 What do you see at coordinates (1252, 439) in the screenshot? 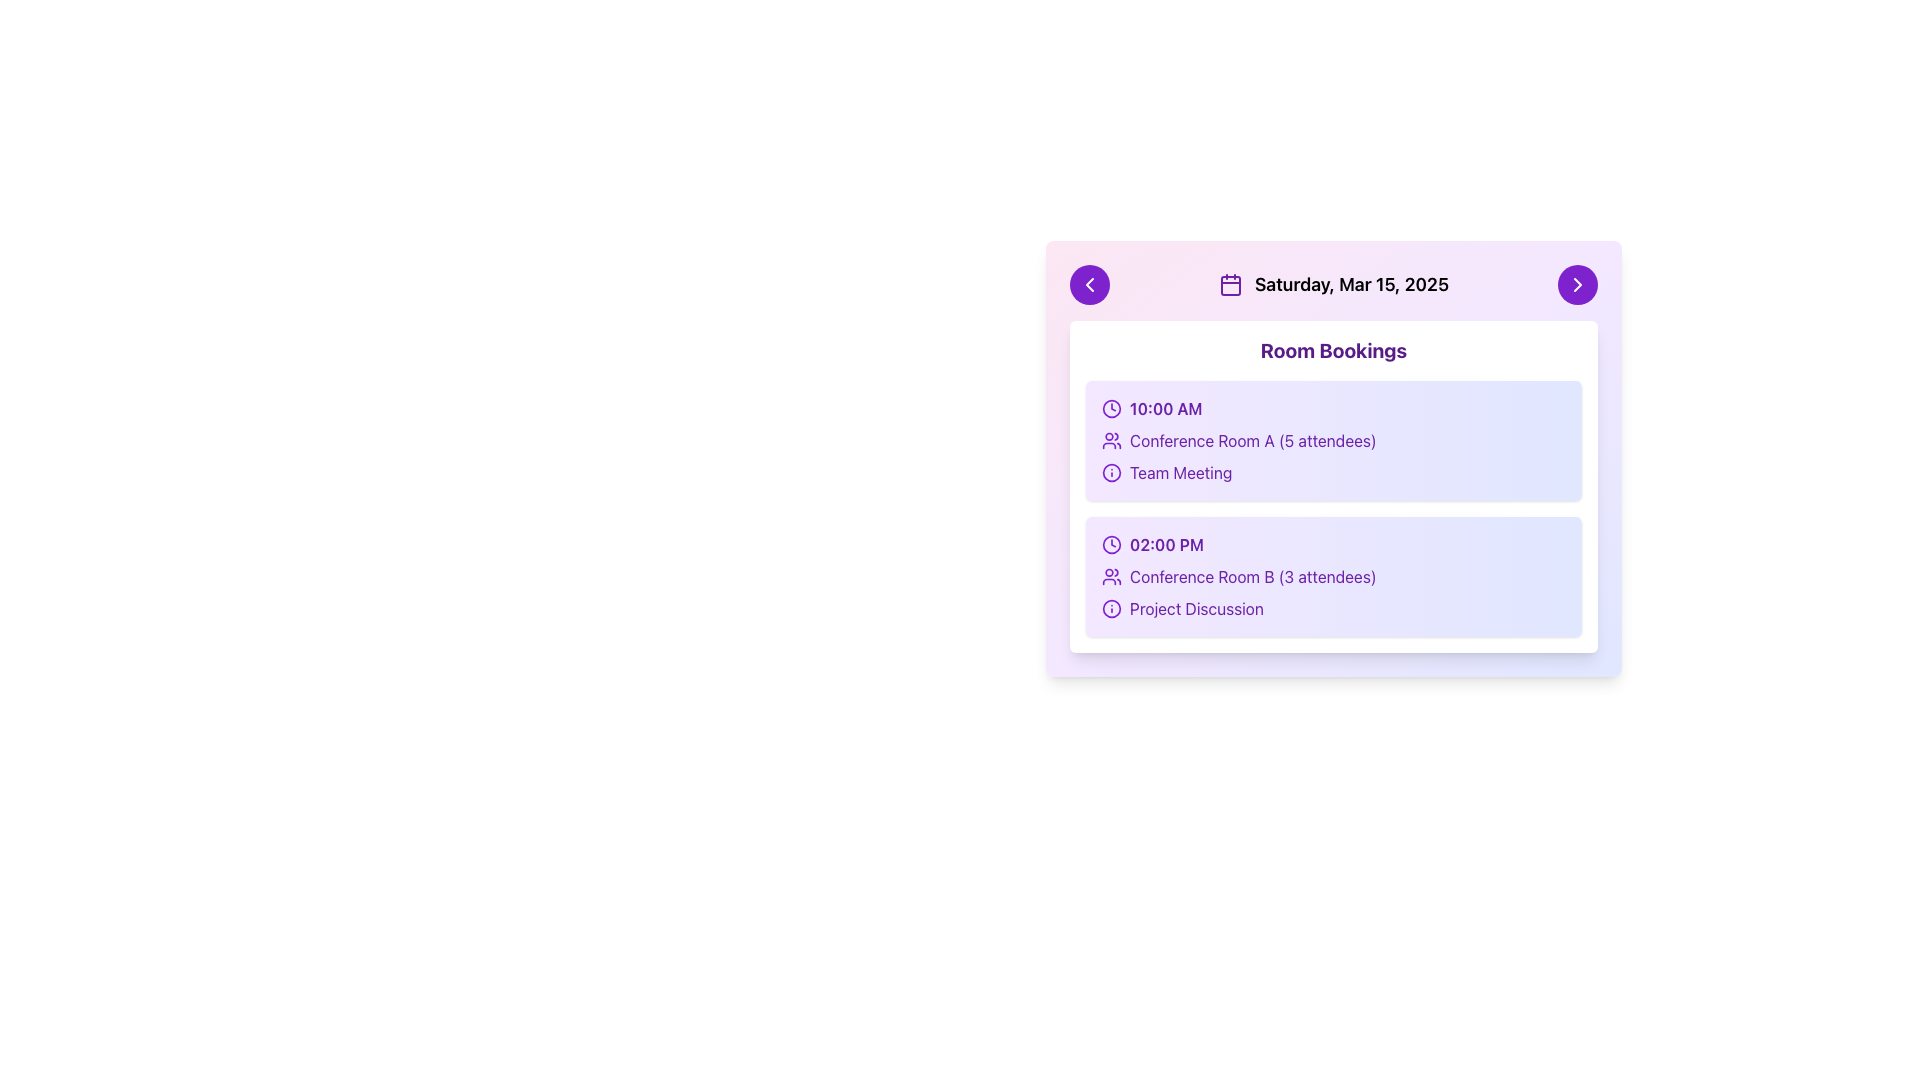
I see `the text label displaying 'Conference Room A (5 attendees)', which is styled in bold purple font and located within the Room Bookings section` at bounding box center [1252, 439].